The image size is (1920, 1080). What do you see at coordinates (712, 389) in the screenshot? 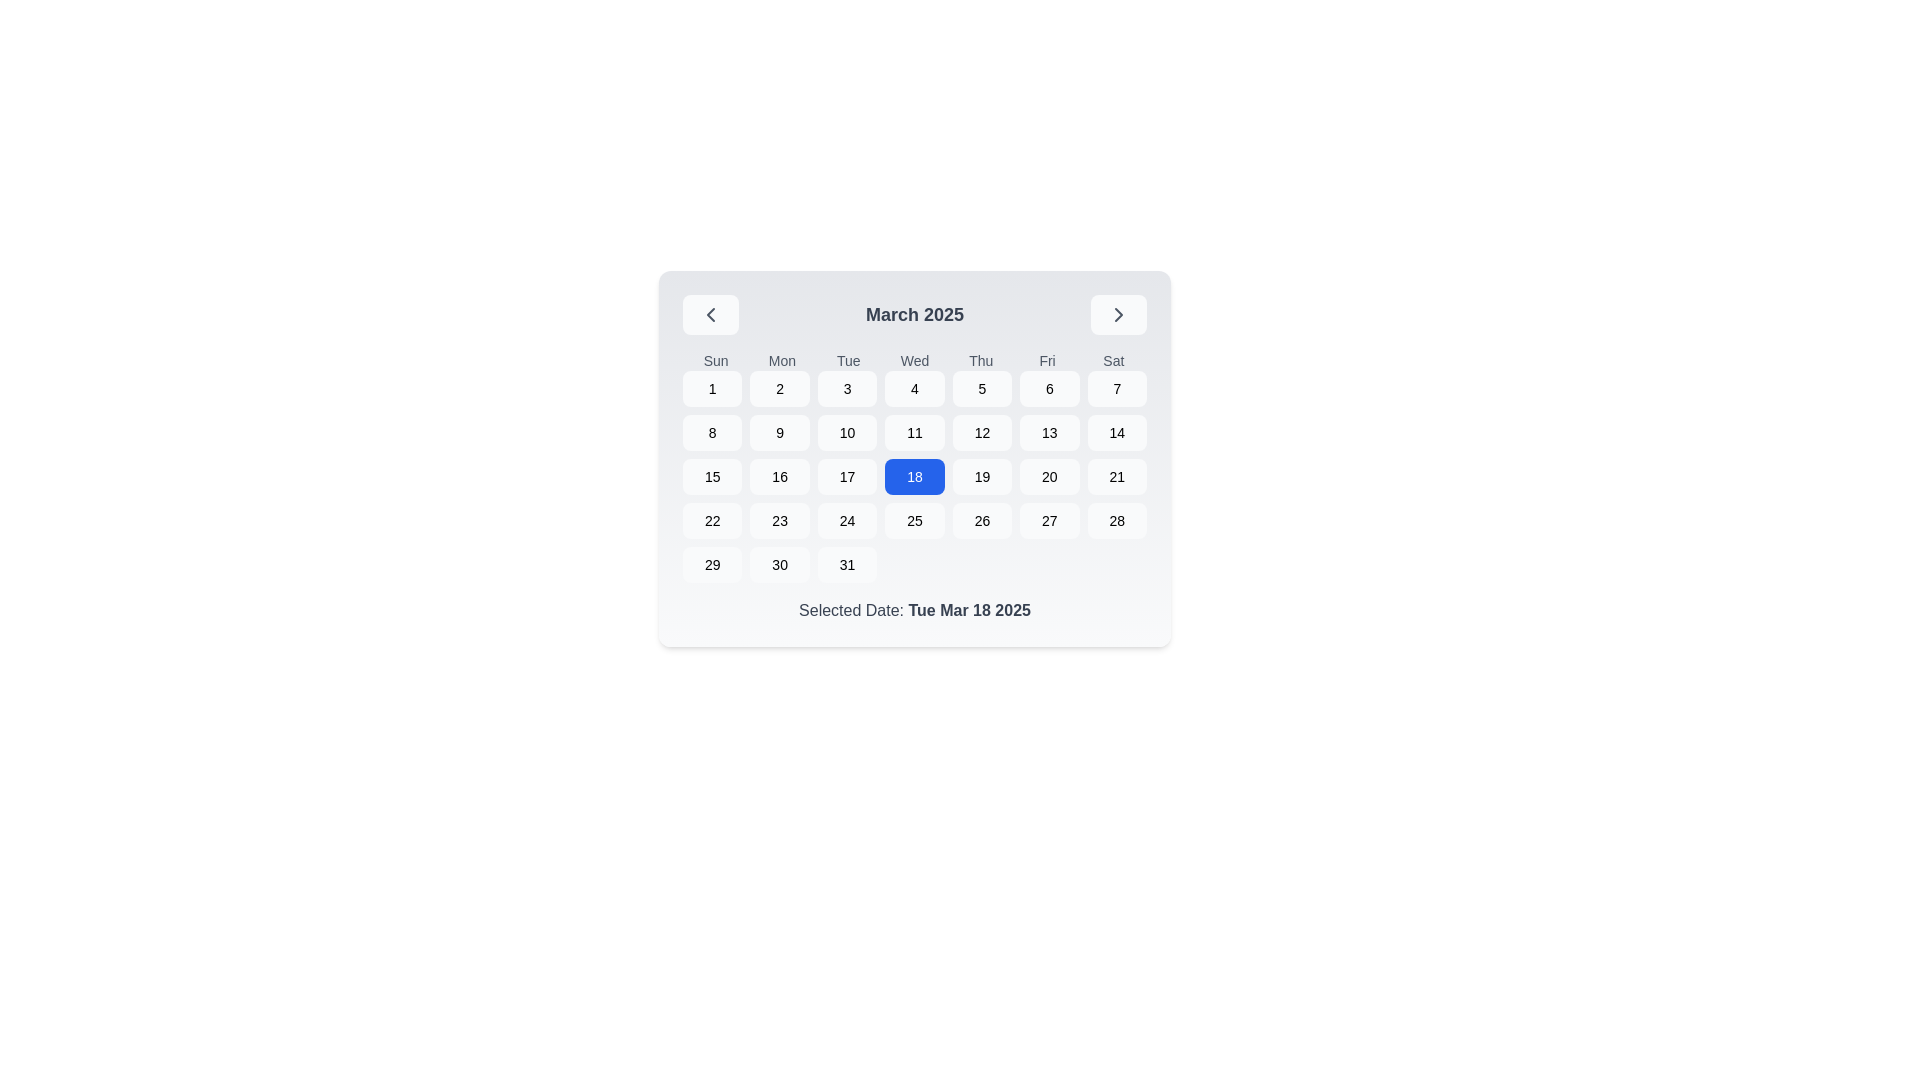
I see `the first day of the month button in the calendar view to observe any style change` at bounding box center [712, 389].